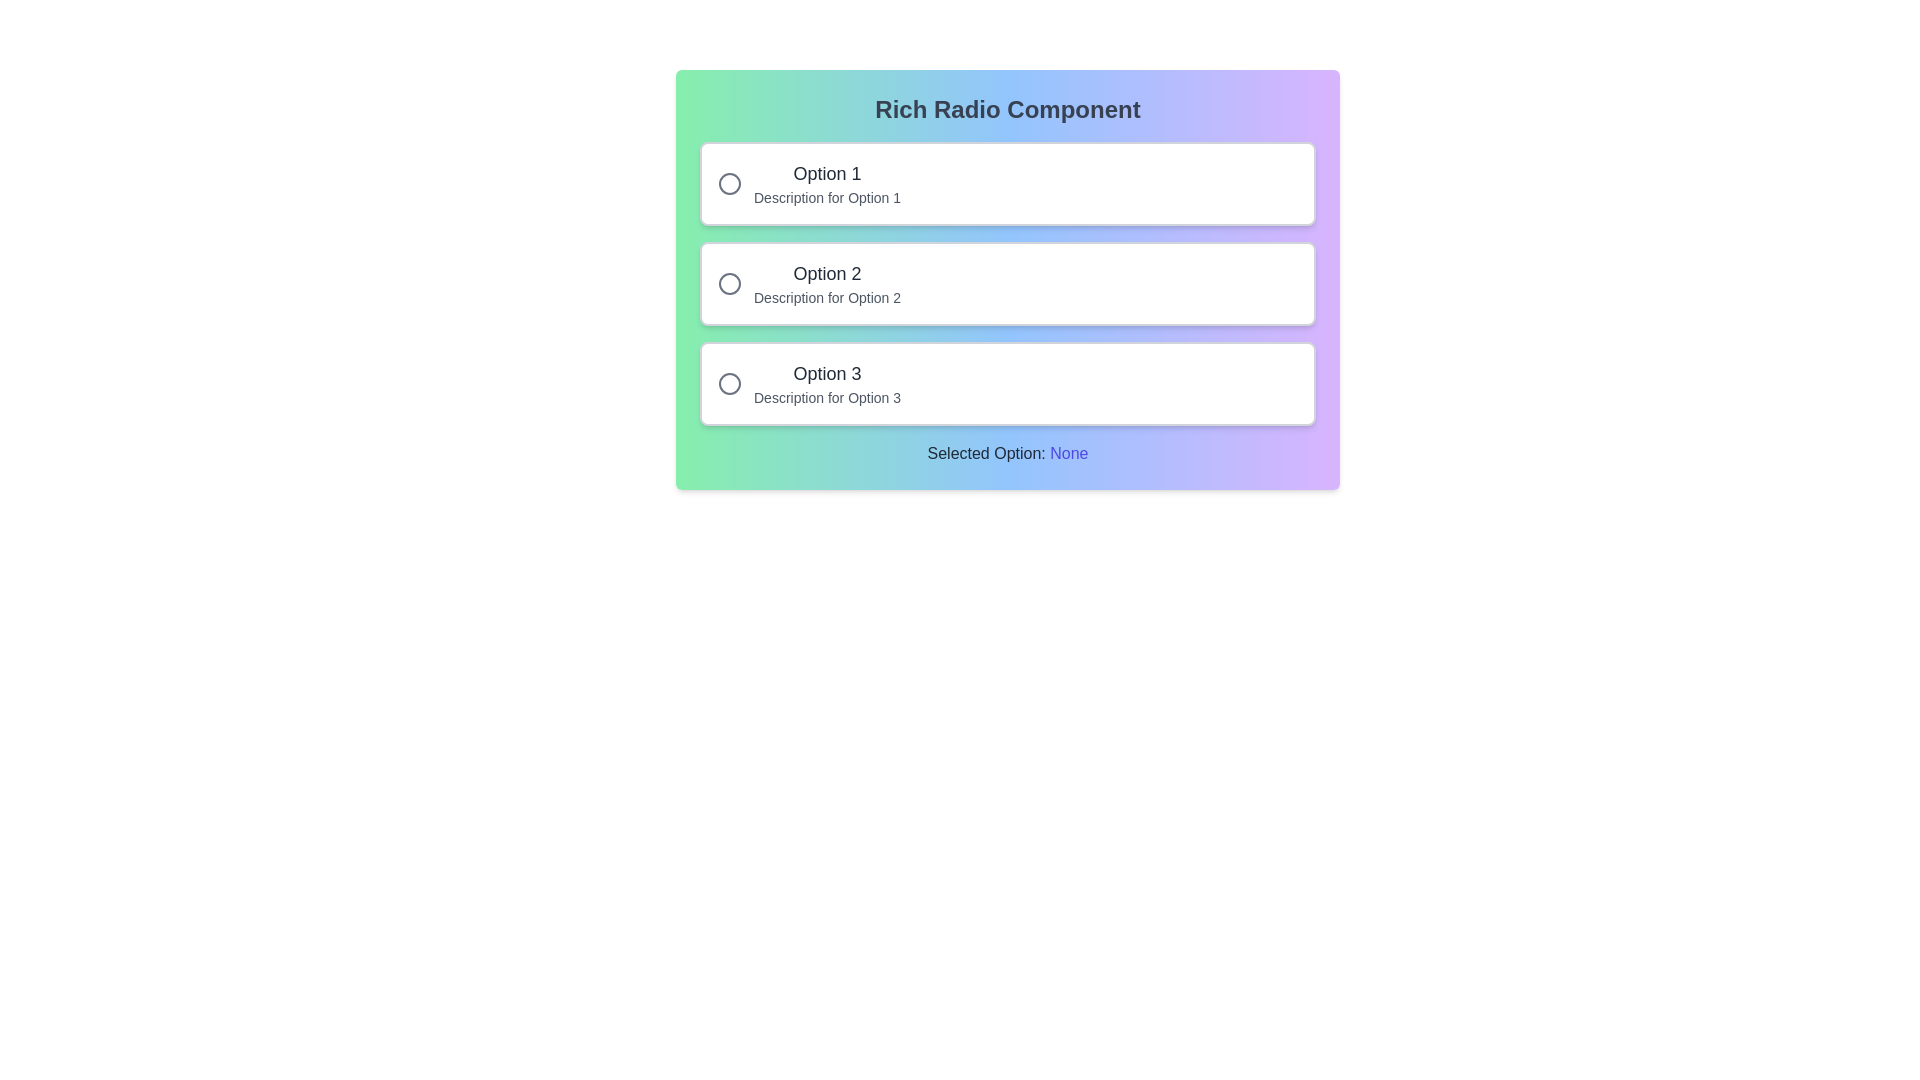 This screenshot has height=1080, width=1920. Describe the element at coordinates (728, 384) in the screenshot. I see `the Circle (SVG element) that serves as a graphical part of the radio button component in the 'Option 3' section of the Rich Radio Component` at that location.